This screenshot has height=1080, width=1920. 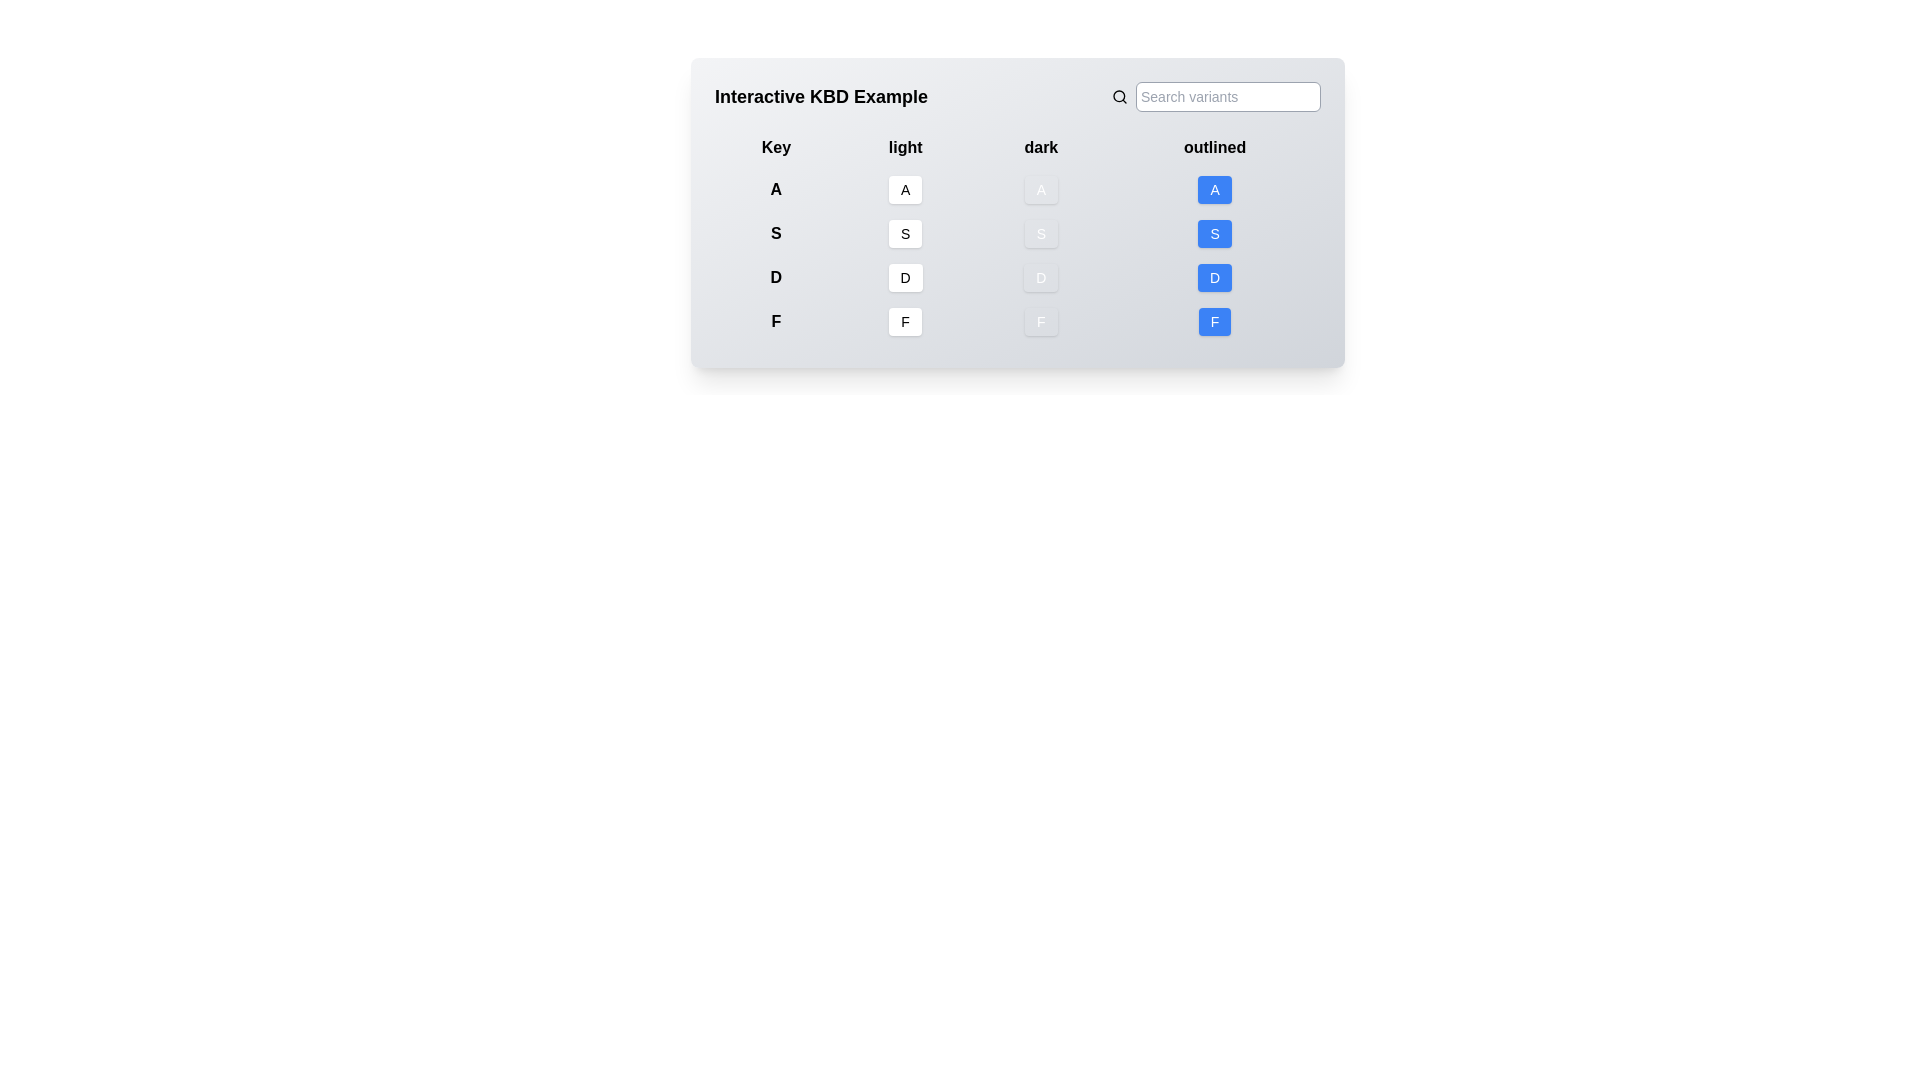 I want to click on the rectangular button with a white background and the uppercase letter 'A' in black, located under the 'light' column and aligned with the 'A' row in the 'Key' column, so click(x=904, y=189).